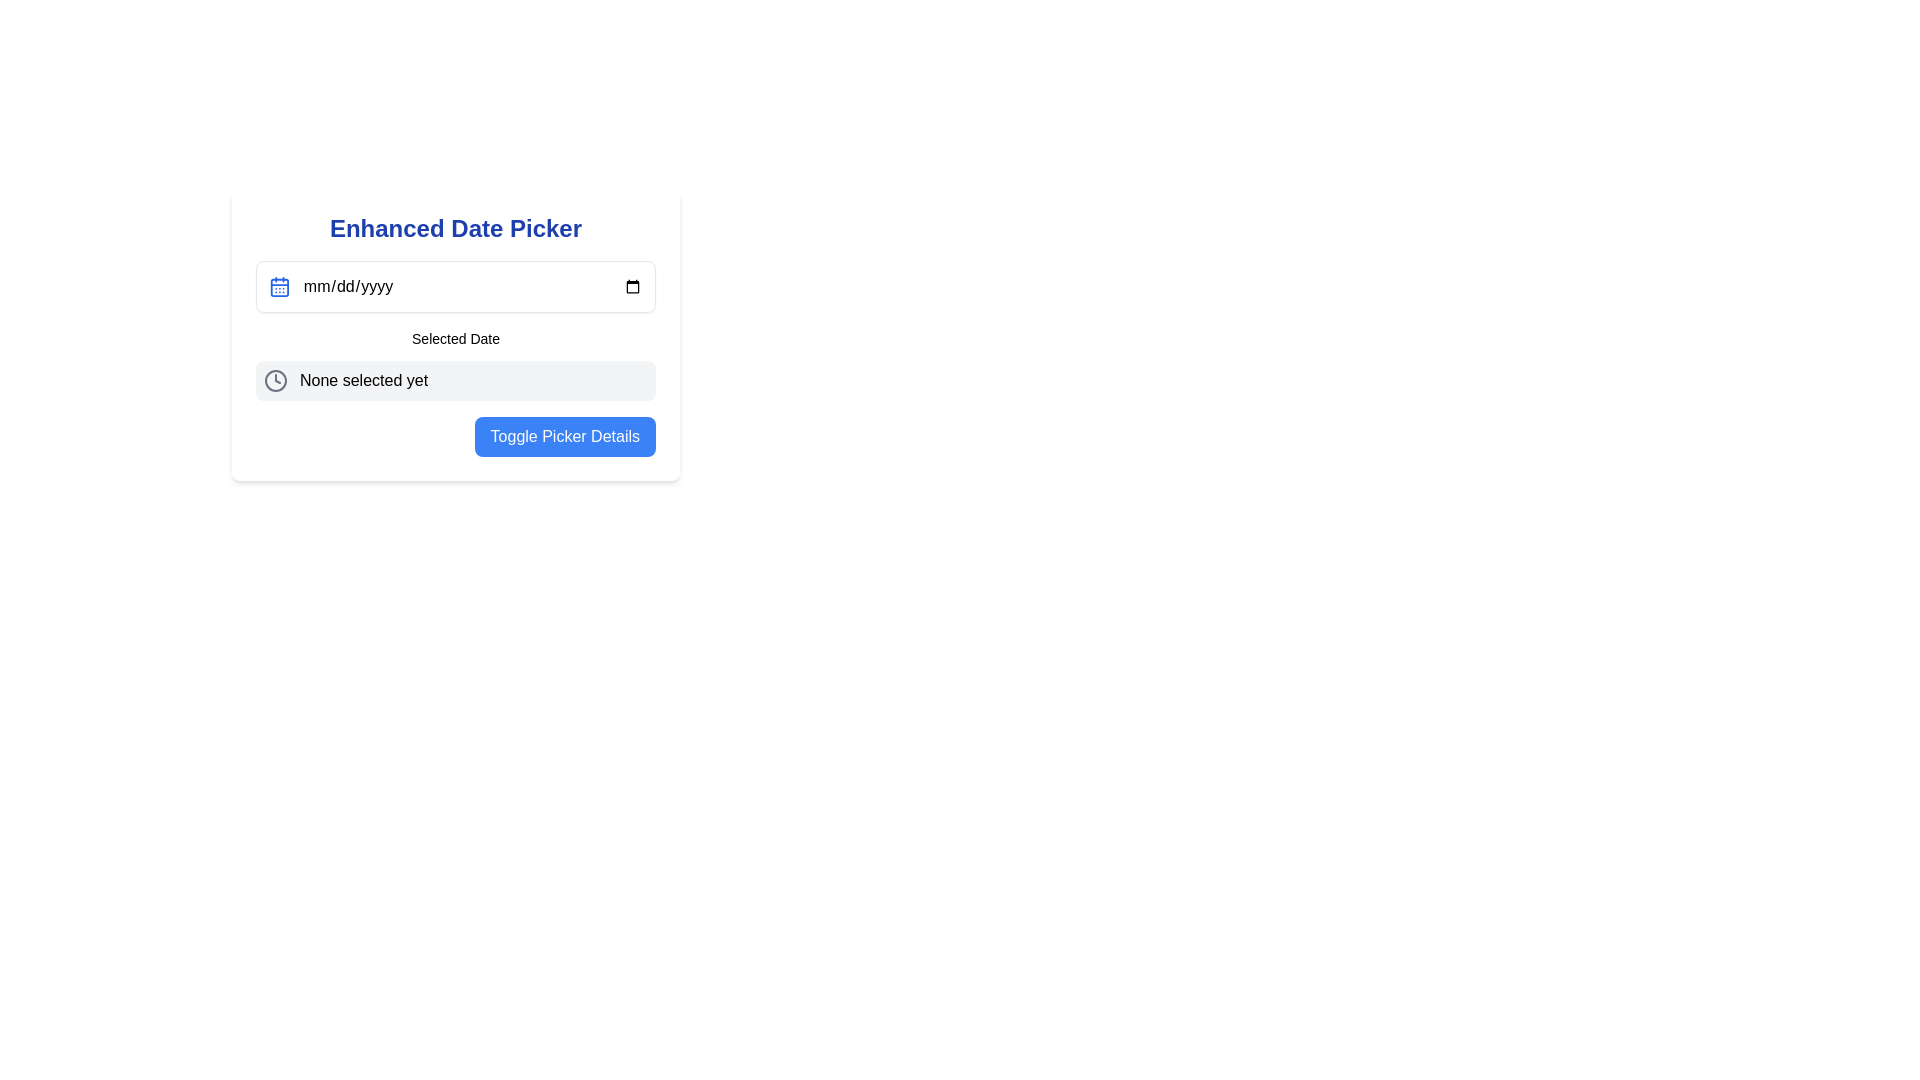 The image size is (1920, 1080). What do you see at coordinates (274, 381) in the screenshot?
I see `the circular outline representing the clock face in the icon set, which is centrally positioned within the clock's structure` at bounding box center [274, 381].